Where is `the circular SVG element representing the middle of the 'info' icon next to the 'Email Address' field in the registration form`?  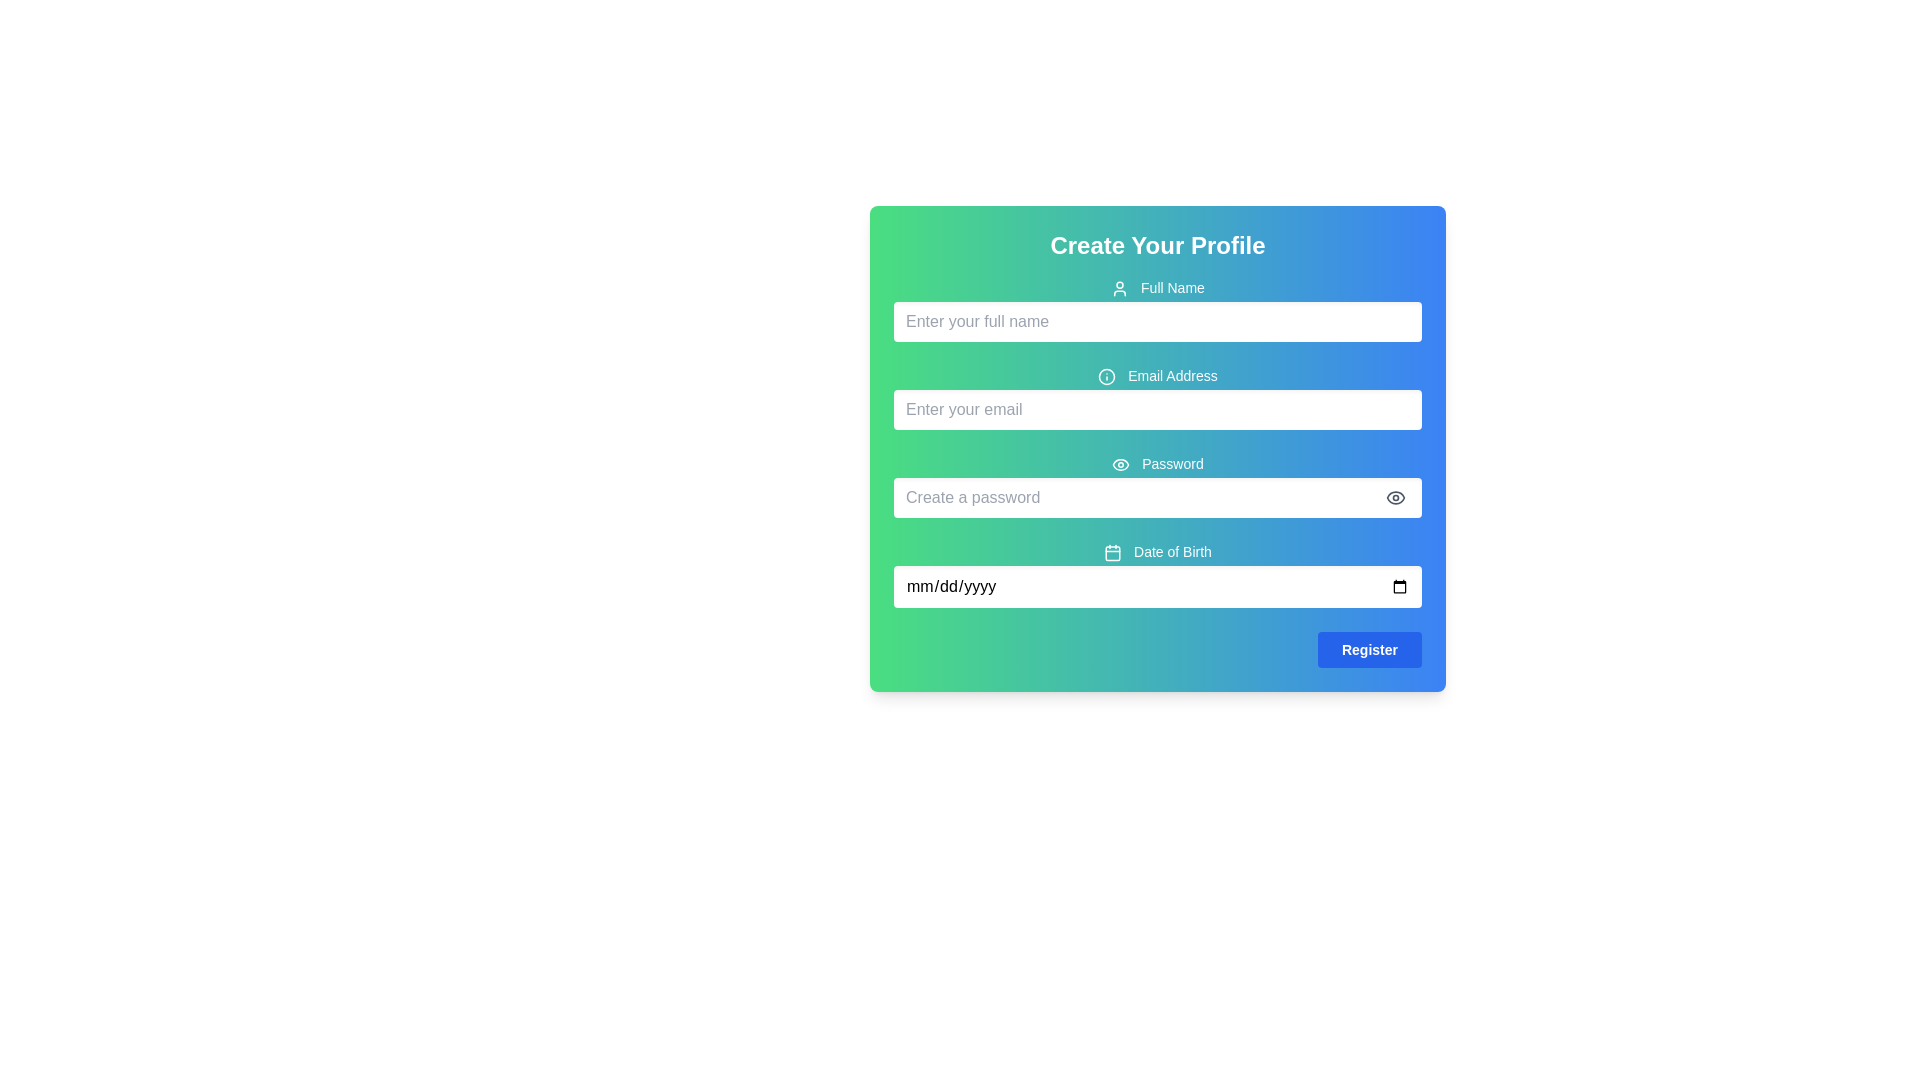 the circular SVG element representing the middle of the 'info' icon next to the 'Email Address' field in the registration form is located at coordinates (1106, 377).